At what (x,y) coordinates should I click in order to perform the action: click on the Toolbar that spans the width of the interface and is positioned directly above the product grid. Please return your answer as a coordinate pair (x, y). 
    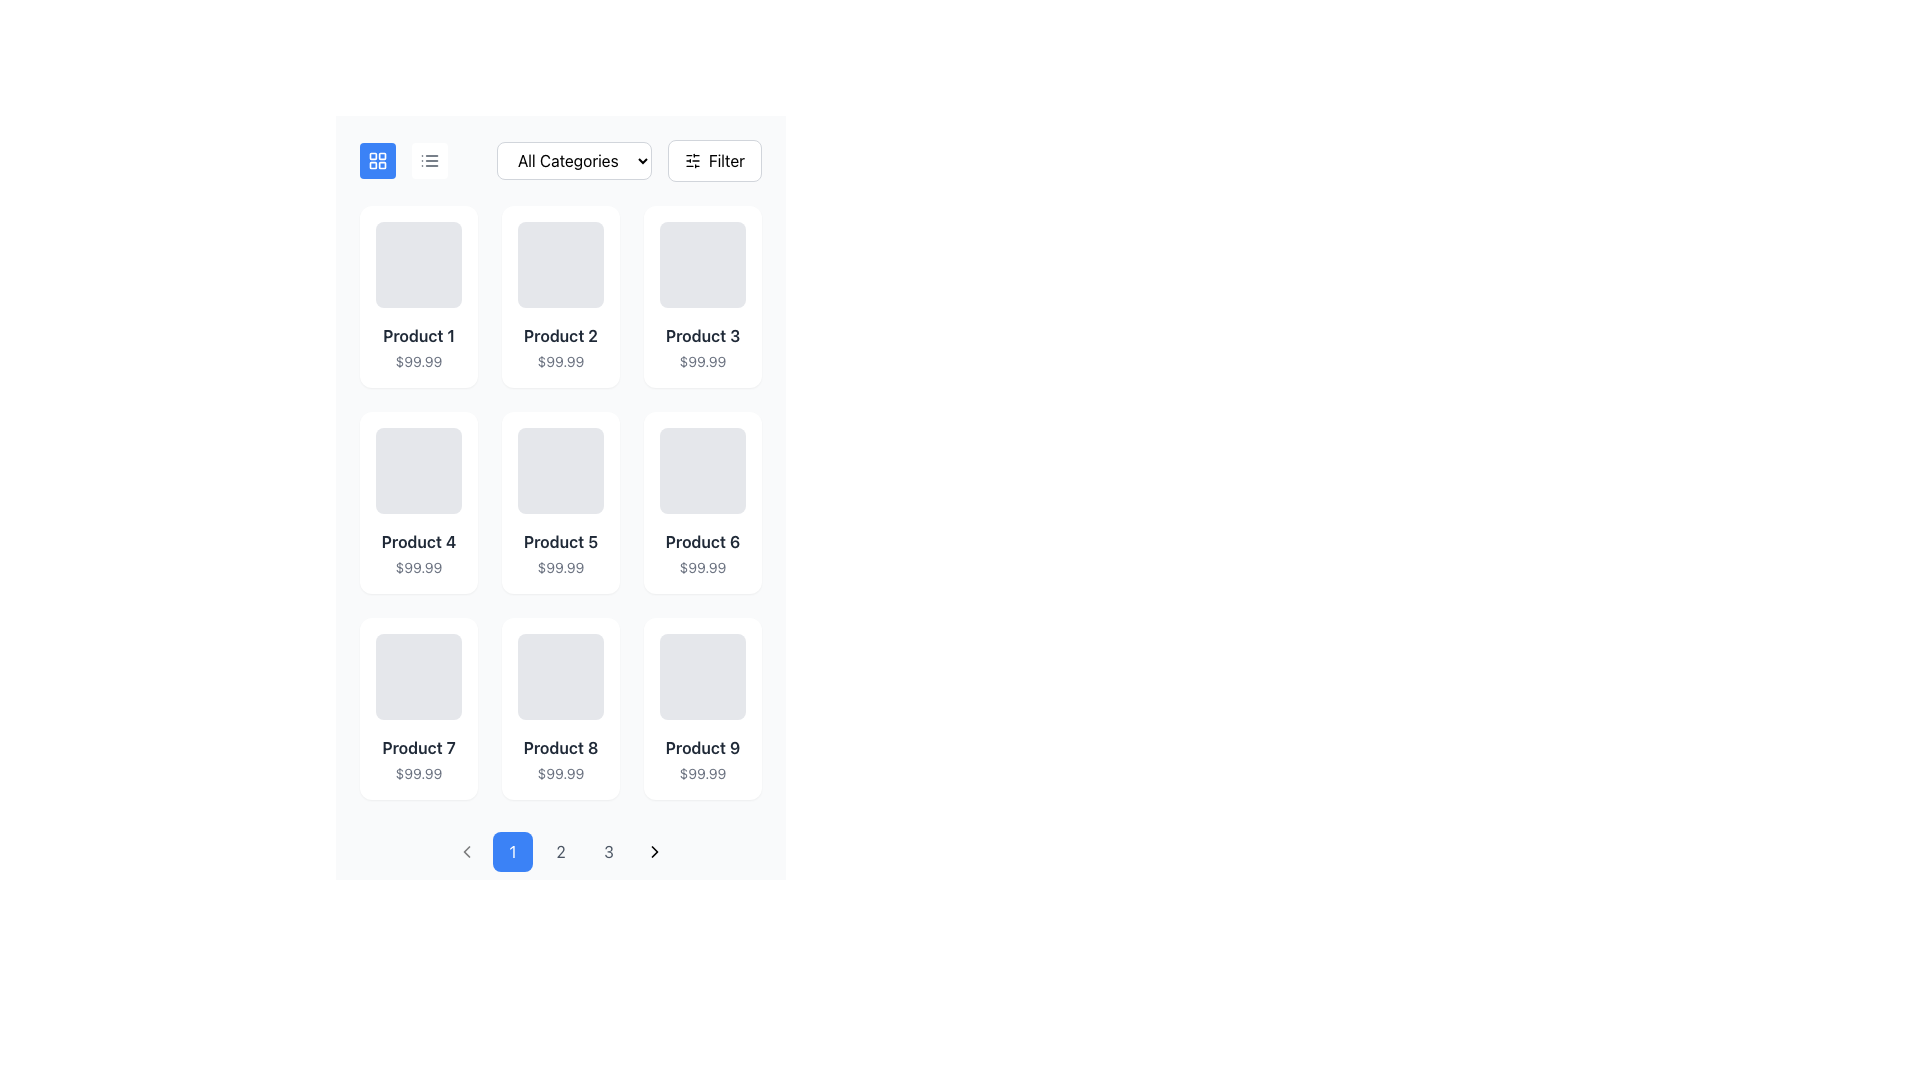
    Looking at the image, I should click on (560, 160).